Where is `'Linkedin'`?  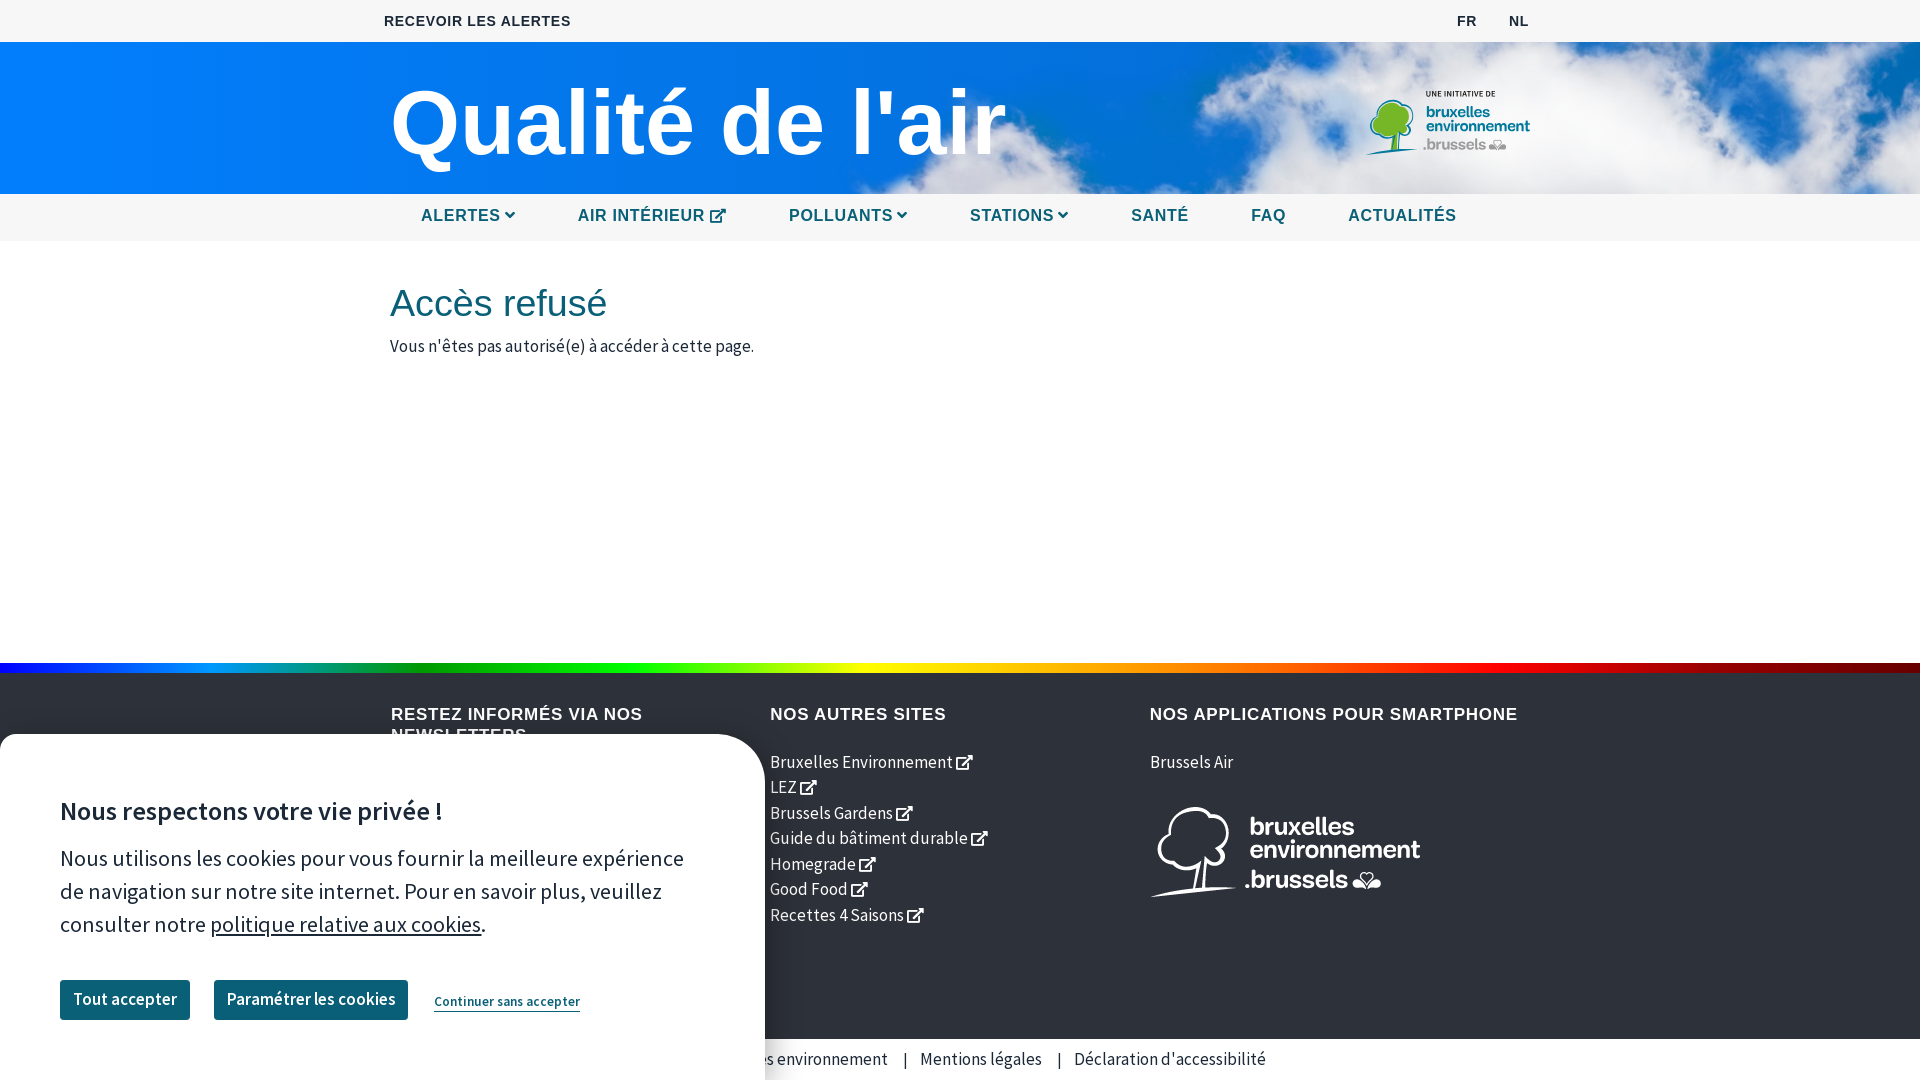 'Linkedin' is located at coordinates (546, 905).